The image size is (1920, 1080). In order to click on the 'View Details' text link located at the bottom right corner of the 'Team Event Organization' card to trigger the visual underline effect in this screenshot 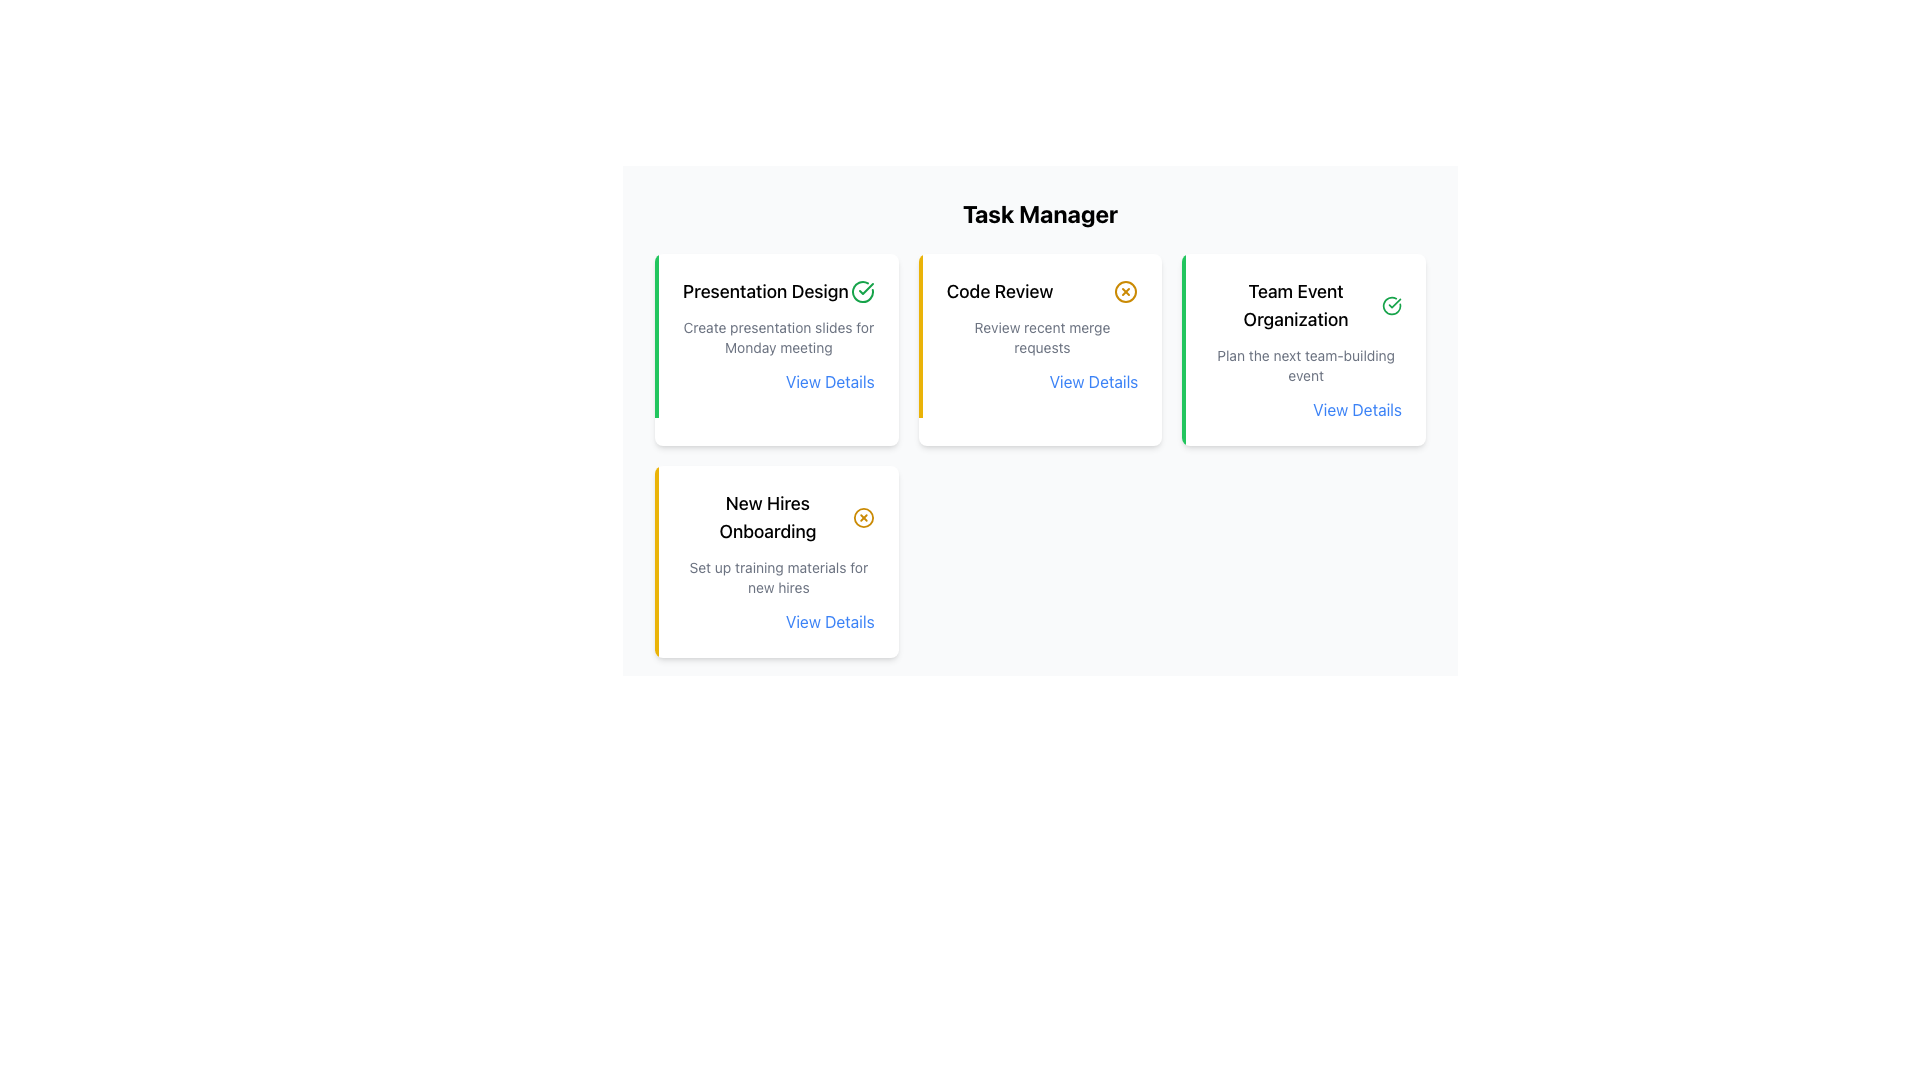, I will do `click(1357, 408)`.